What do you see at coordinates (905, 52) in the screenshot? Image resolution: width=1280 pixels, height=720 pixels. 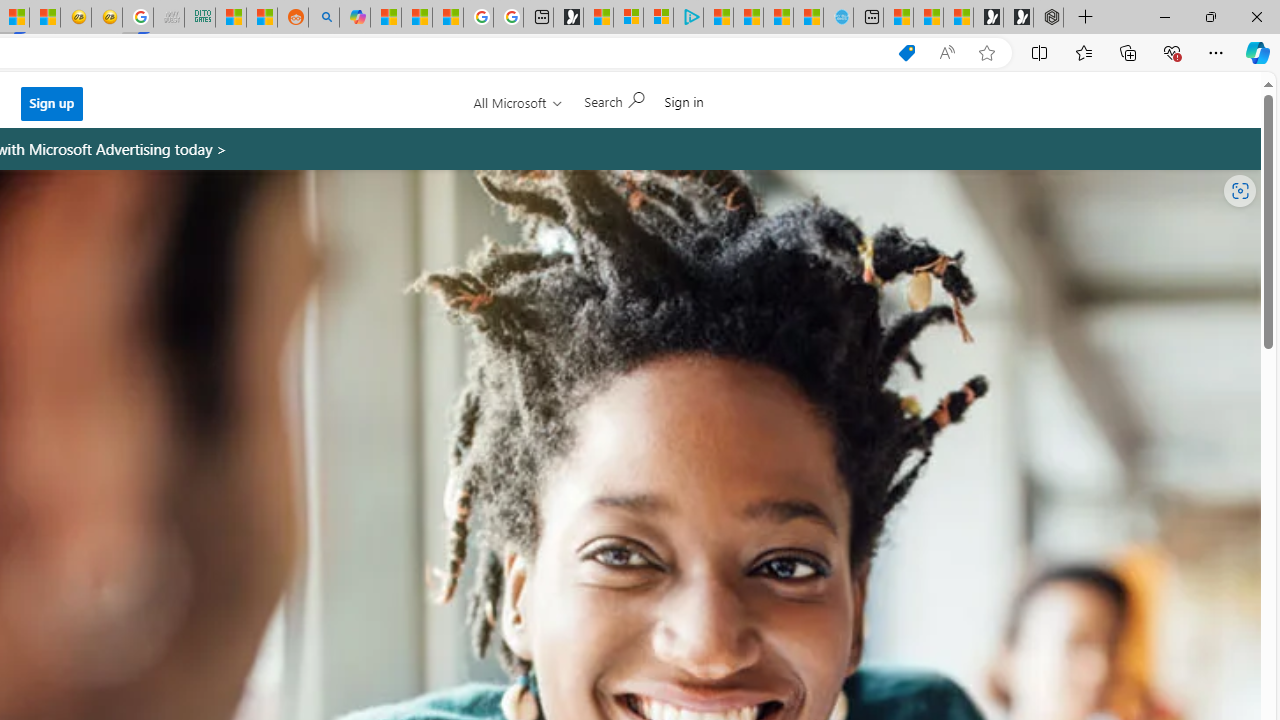 I see `'Shopping in Microsoft Edge'` at bounding box center [905, 52].